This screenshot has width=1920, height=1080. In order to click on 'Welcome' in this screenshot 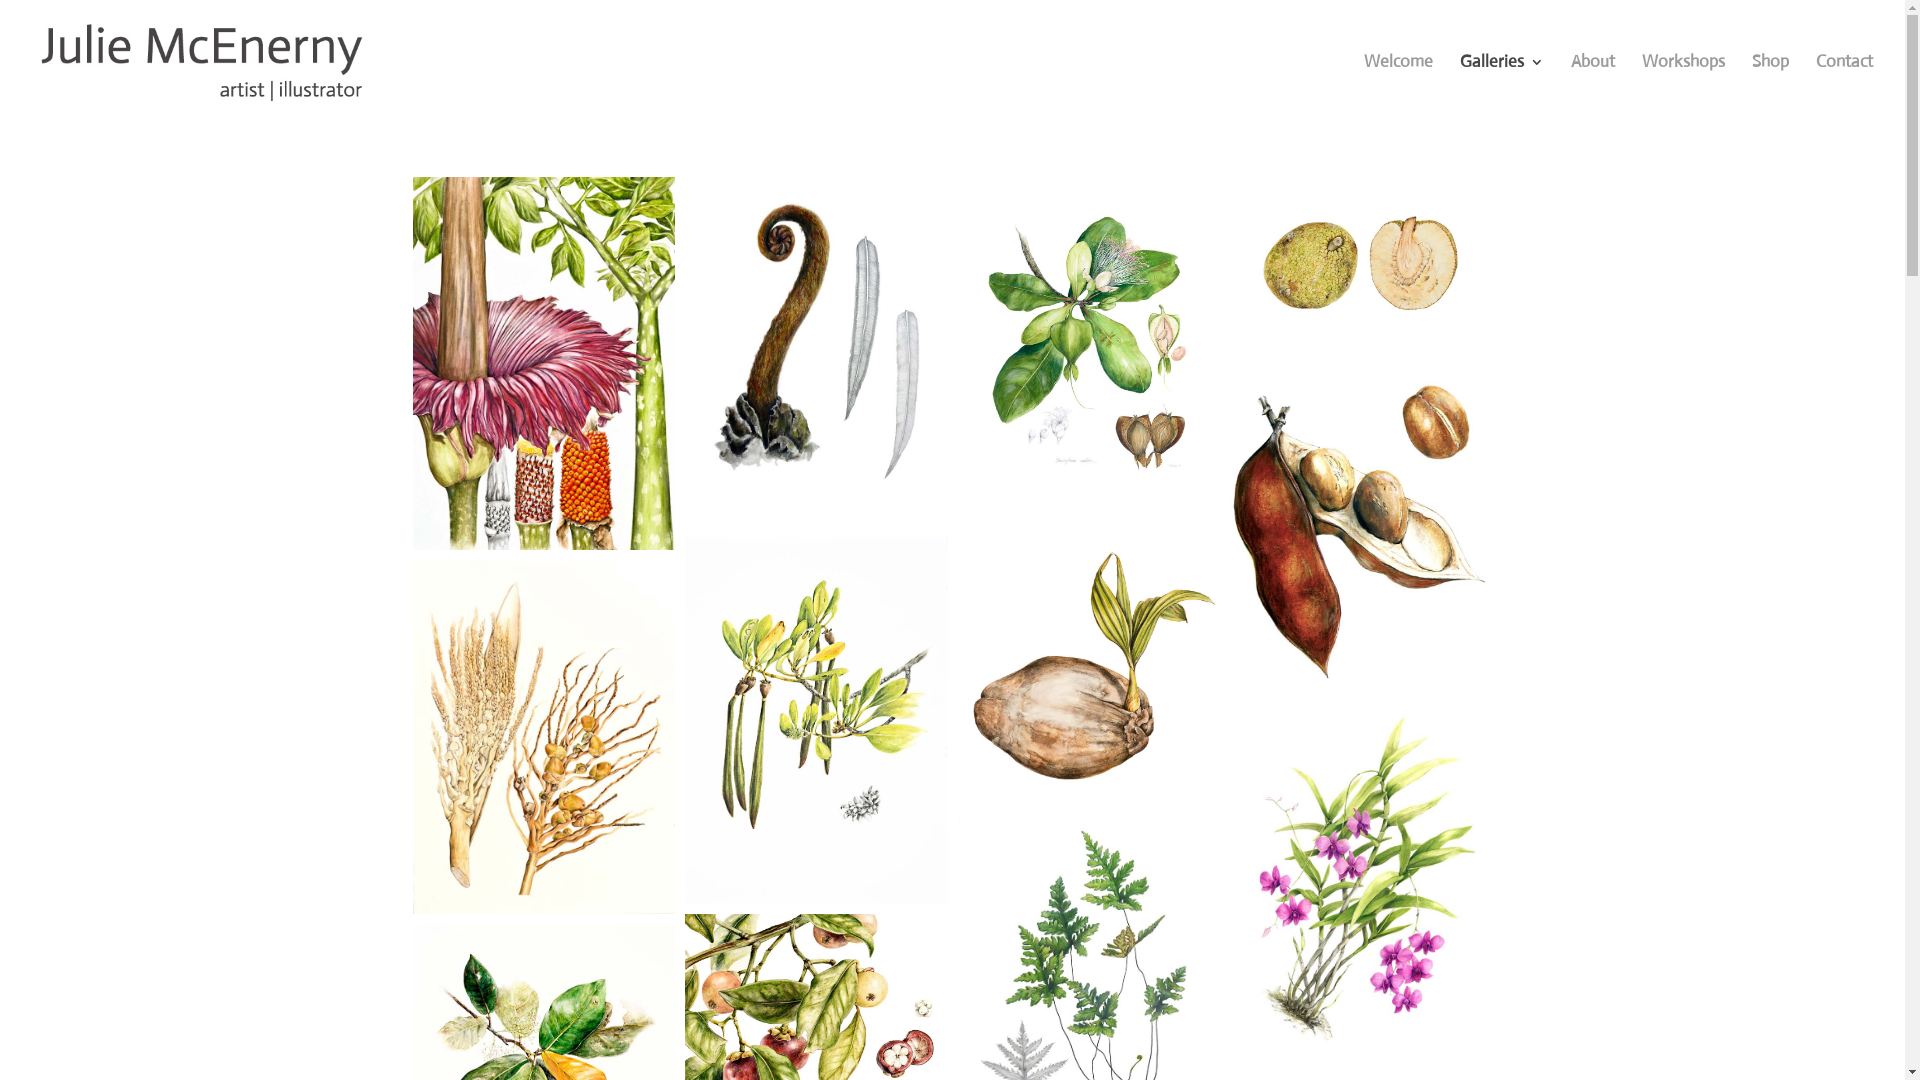, I will do `click(1397, 88)`.